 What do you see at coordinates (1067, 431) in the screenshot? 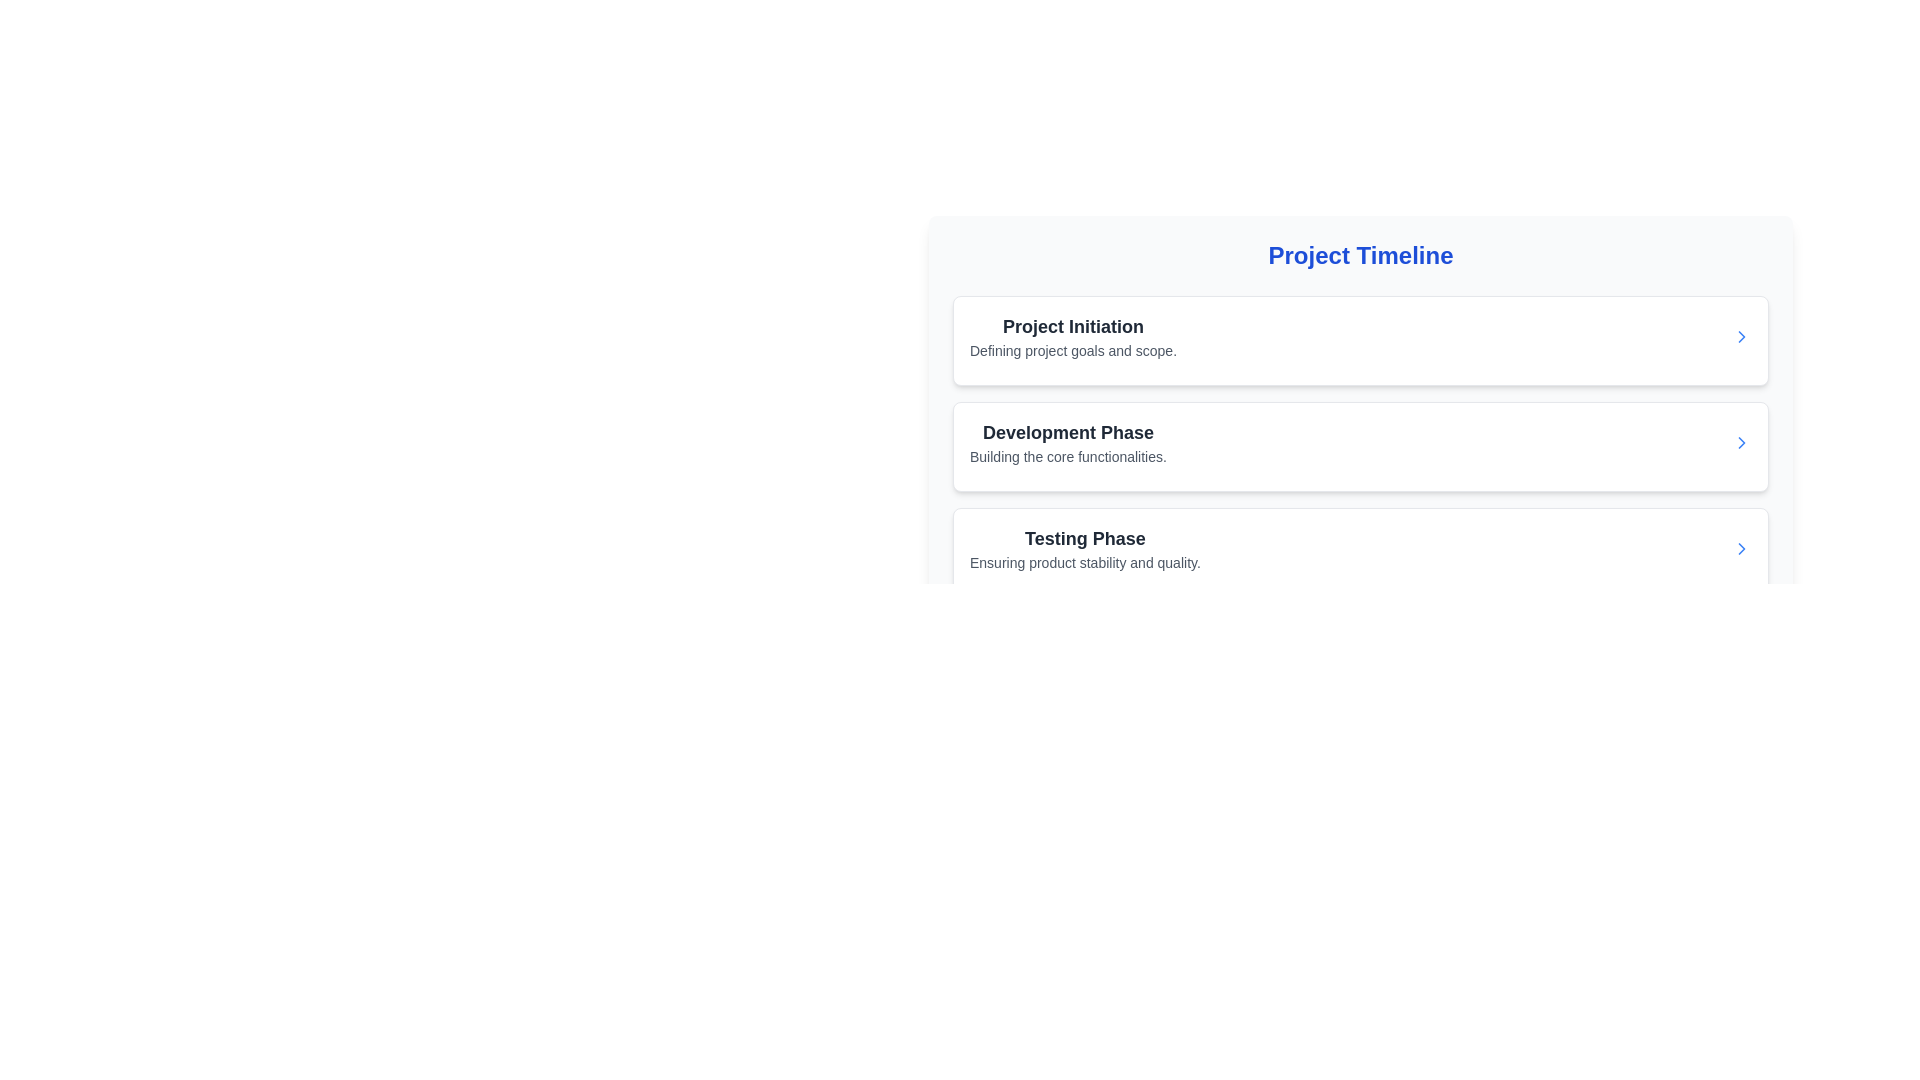
I see `the bold text element displaying 'Development Phase'` at bounding box center [1067, 431].